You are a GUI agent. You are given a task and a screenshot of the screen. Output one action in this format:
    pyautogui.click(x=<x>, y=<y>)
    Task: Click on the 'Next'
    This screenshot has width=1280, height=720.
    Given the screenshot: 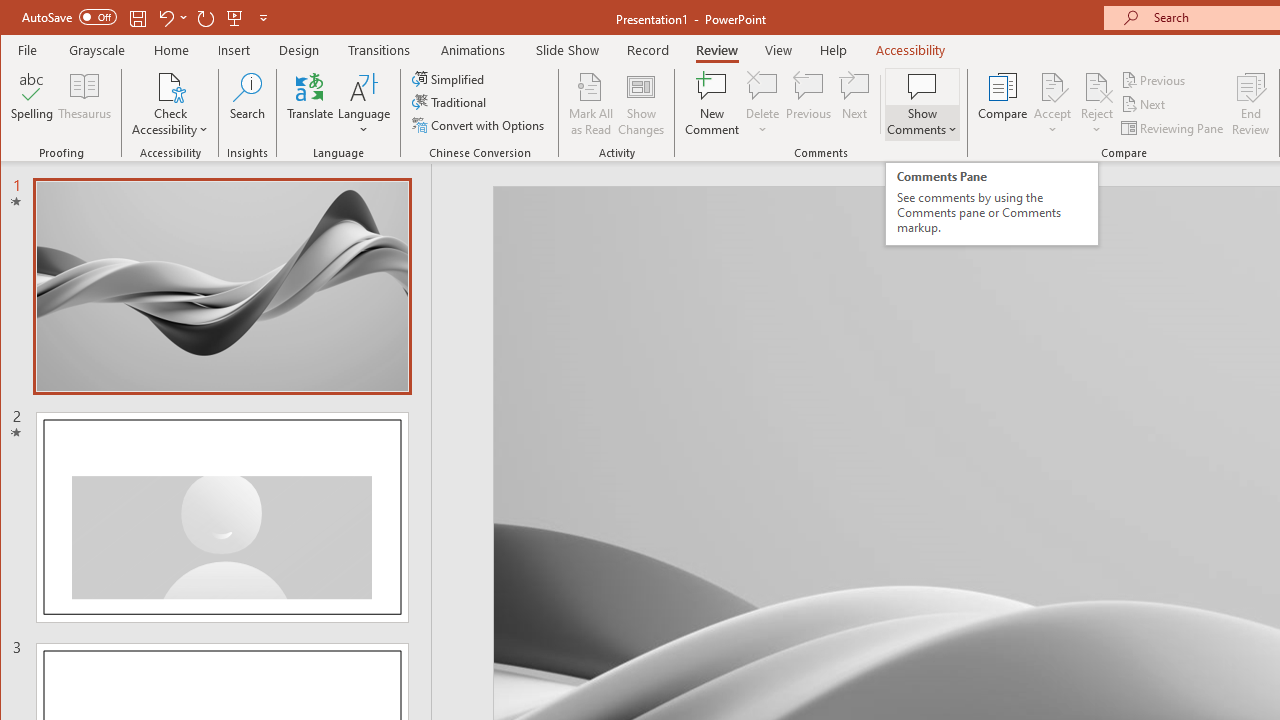 What is the action you would take?
    pyautogui.click(x=1144, y=104)
    